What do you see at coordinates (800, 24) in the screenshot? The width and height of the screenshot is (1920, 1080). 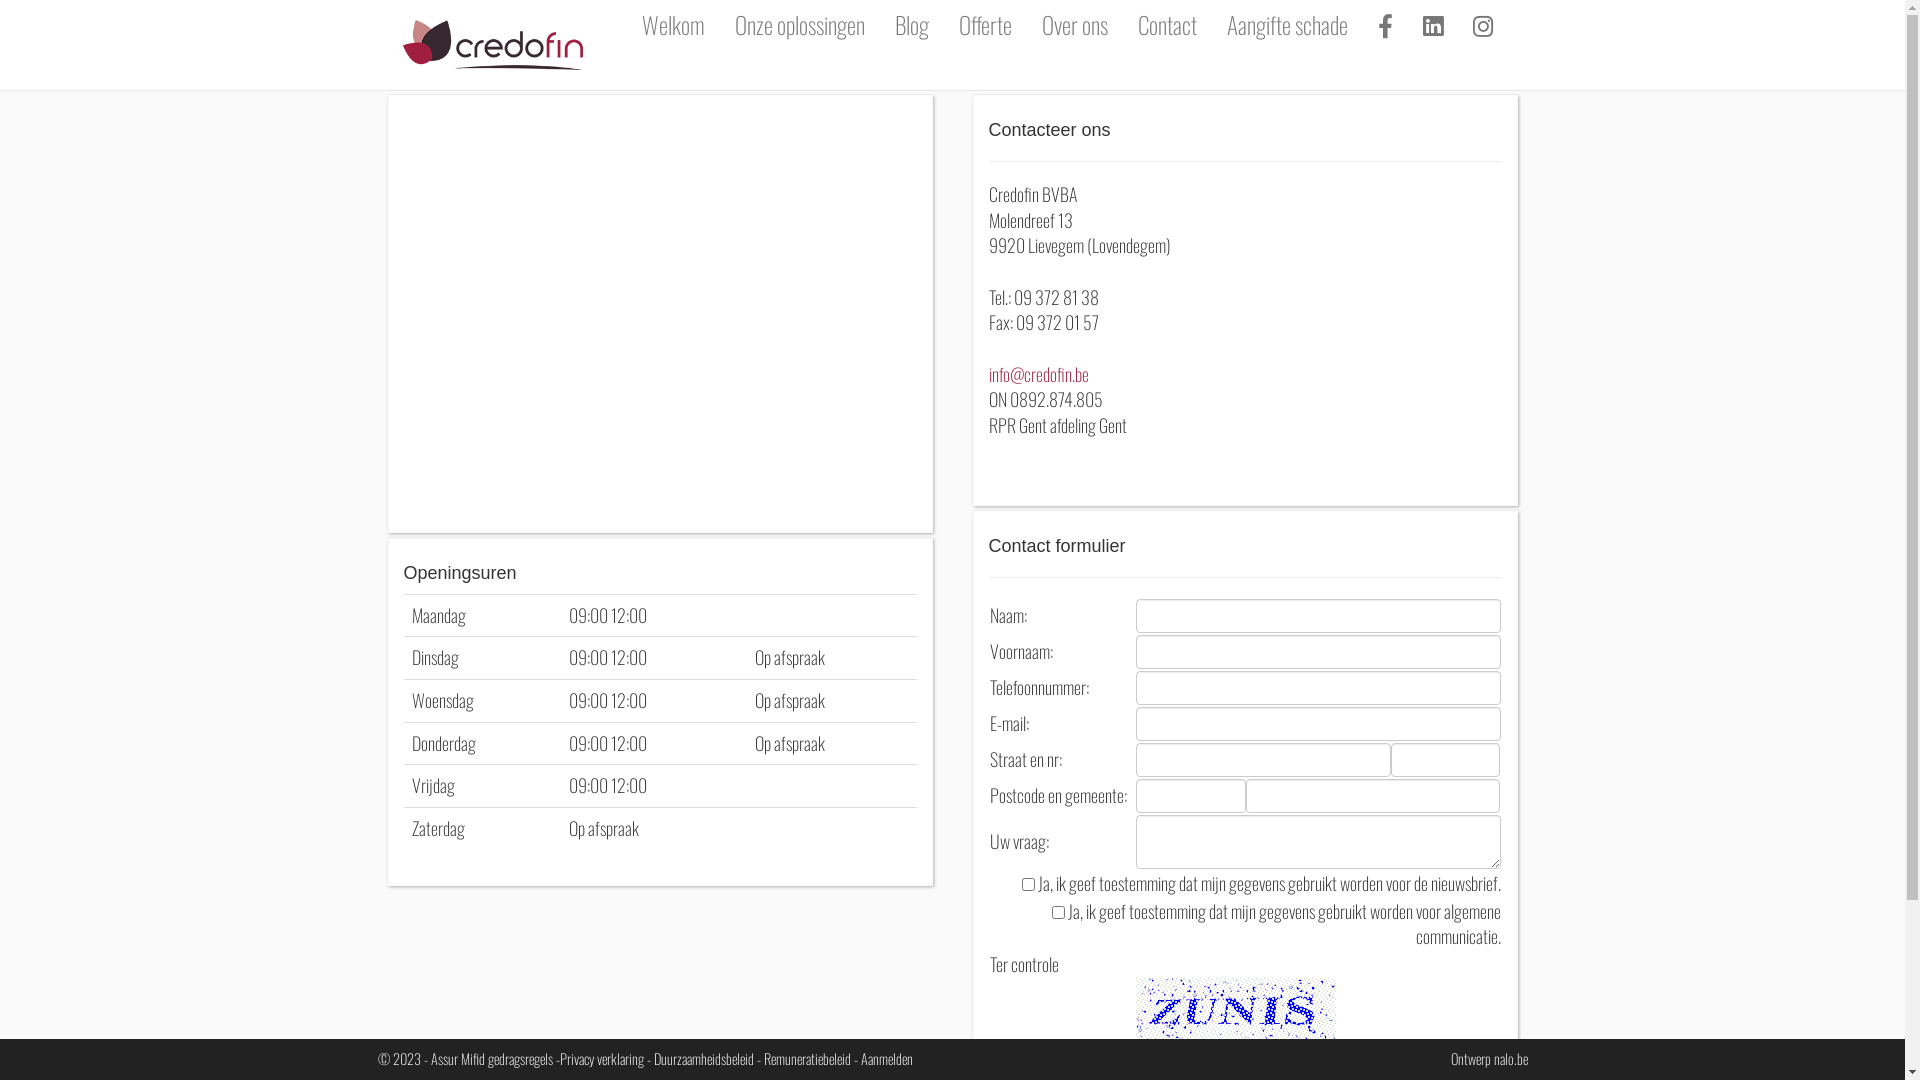 I see `'Onze oplossingen'` at bounding box center [800, 24].